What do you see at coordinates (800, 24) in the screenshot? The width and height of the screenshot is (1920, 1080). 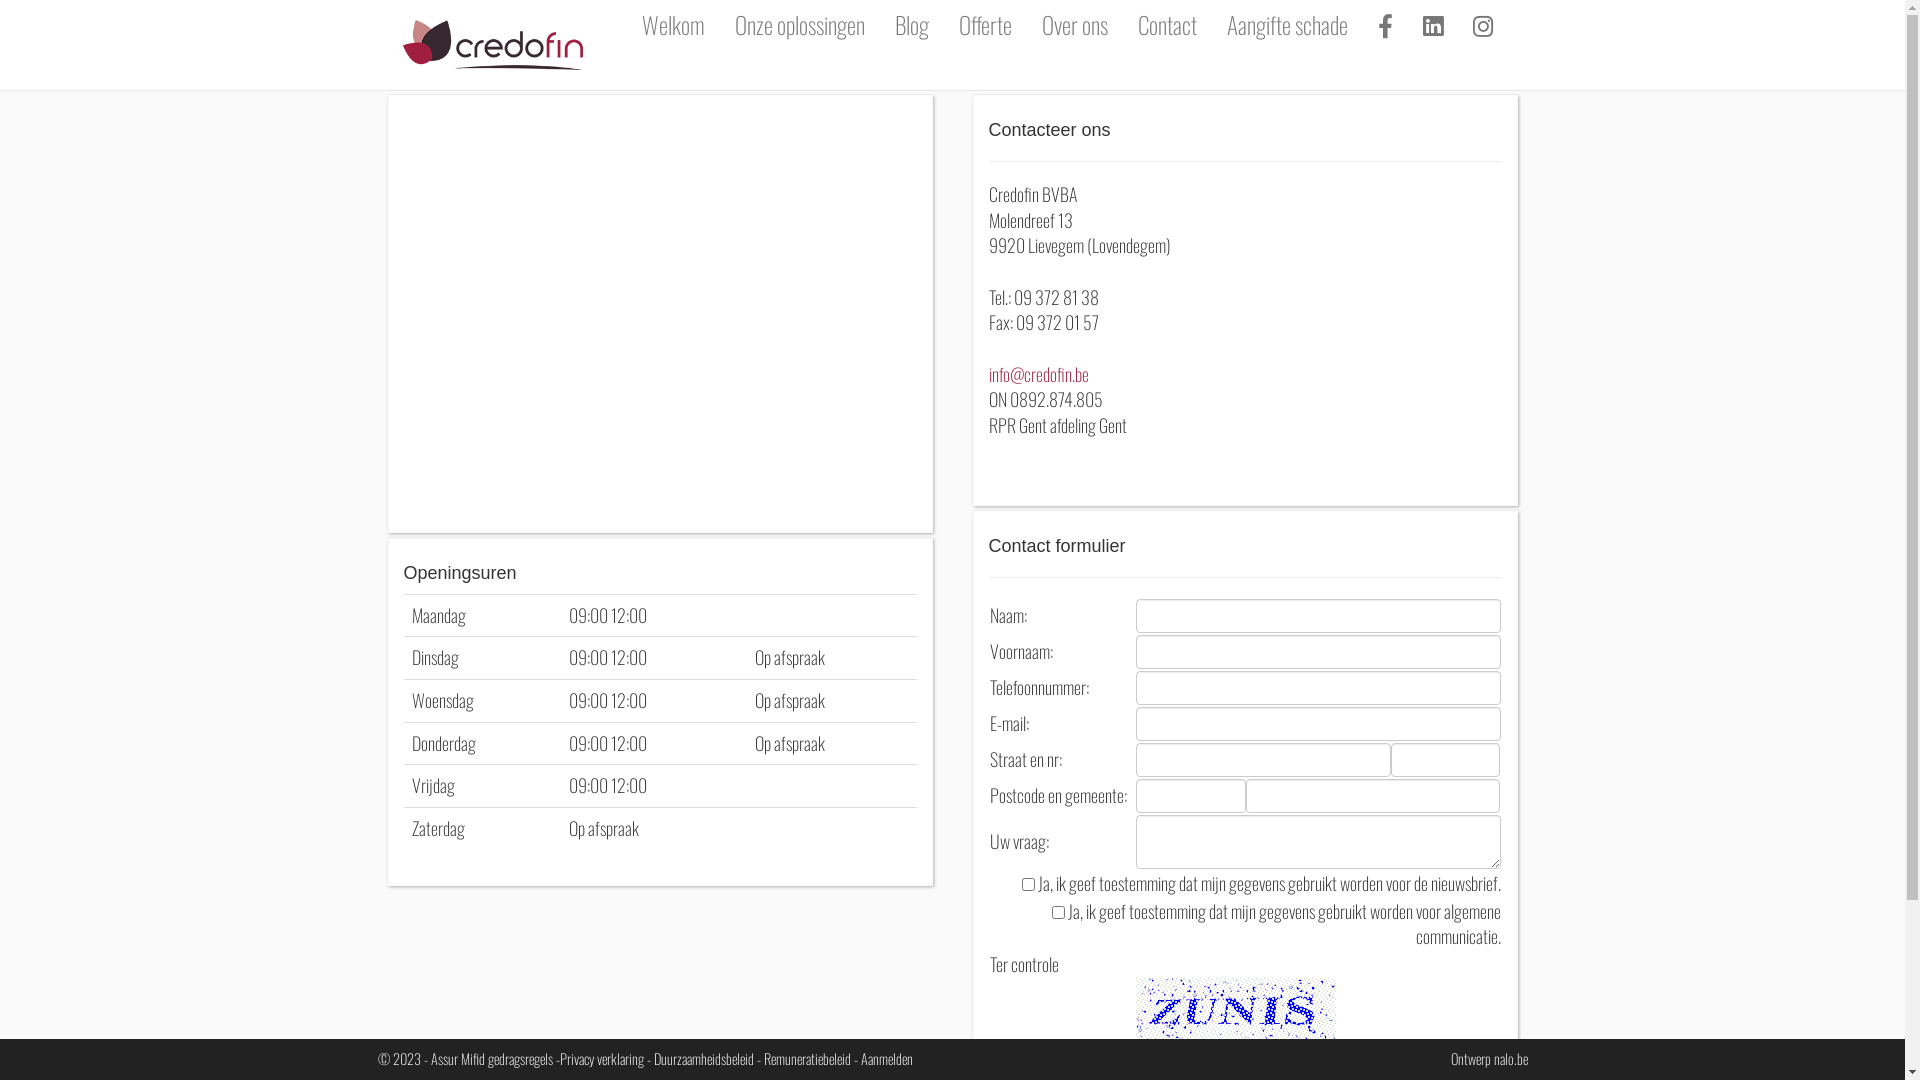 I see `'Onze oplossingen'` at bounding box center [800, 24].